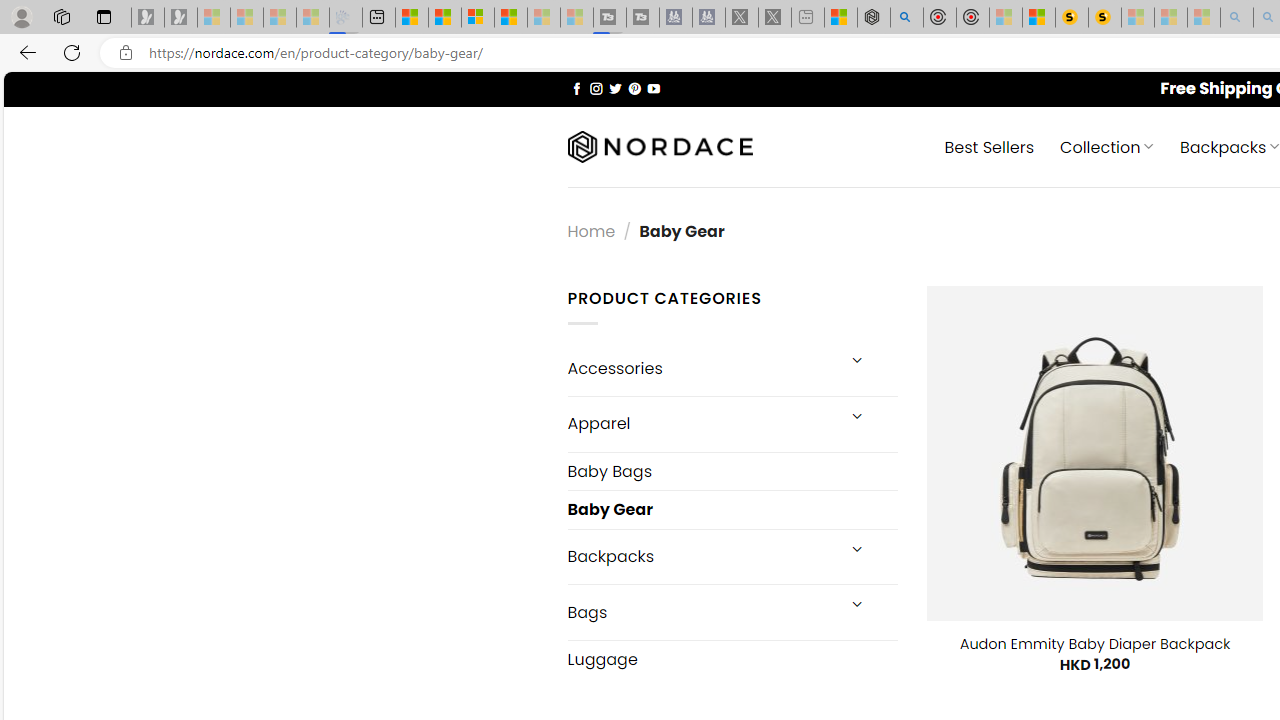  What do you see at coordinates (477, 17) in the screenshot?
I see `'Overview'` at bounding box center [477, 17].